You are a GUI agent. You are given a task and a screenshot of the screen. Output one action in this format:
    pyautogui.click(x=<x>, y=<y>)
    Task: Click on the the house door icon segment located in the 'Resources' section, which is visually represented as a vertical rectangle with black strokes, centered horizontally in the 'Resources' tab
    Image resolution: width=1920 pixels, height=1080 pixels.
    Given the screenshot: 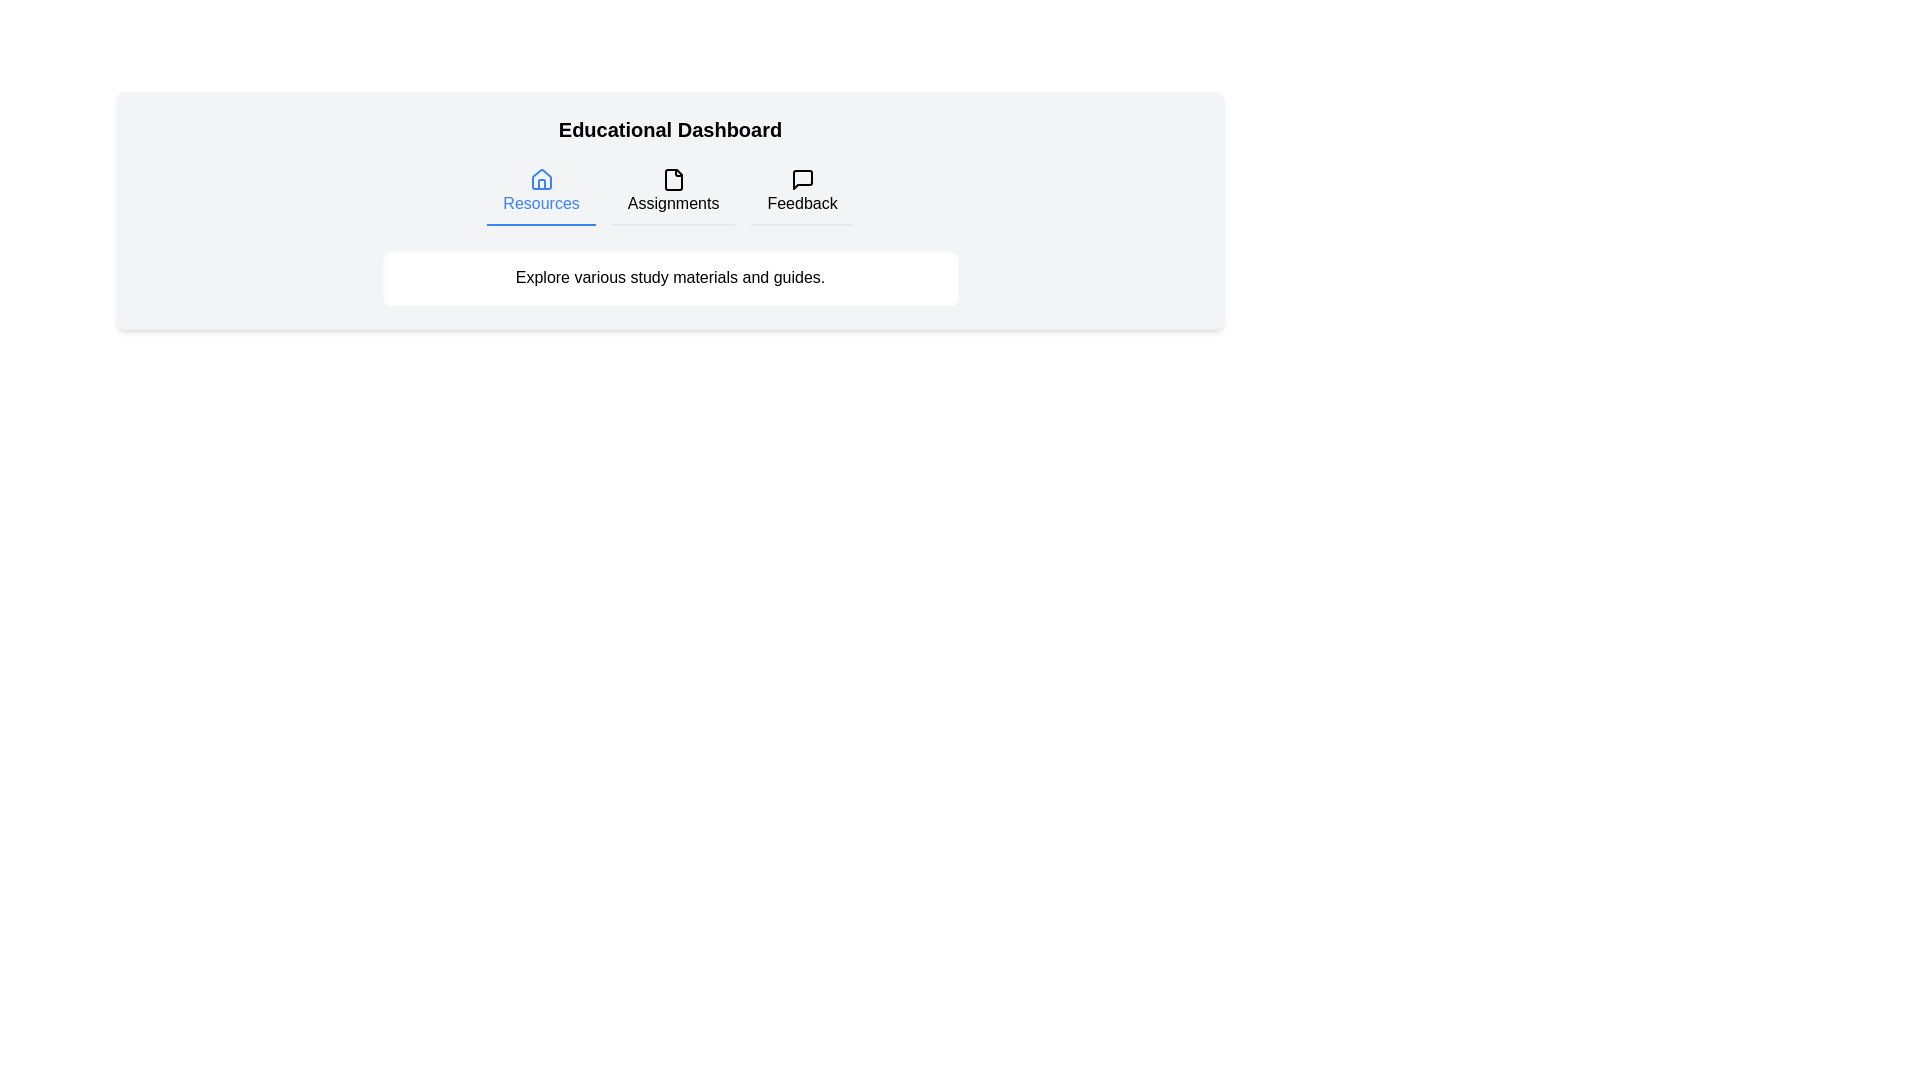 What is the action you would take?
    pyautogui.click(x=541, y=184)
    